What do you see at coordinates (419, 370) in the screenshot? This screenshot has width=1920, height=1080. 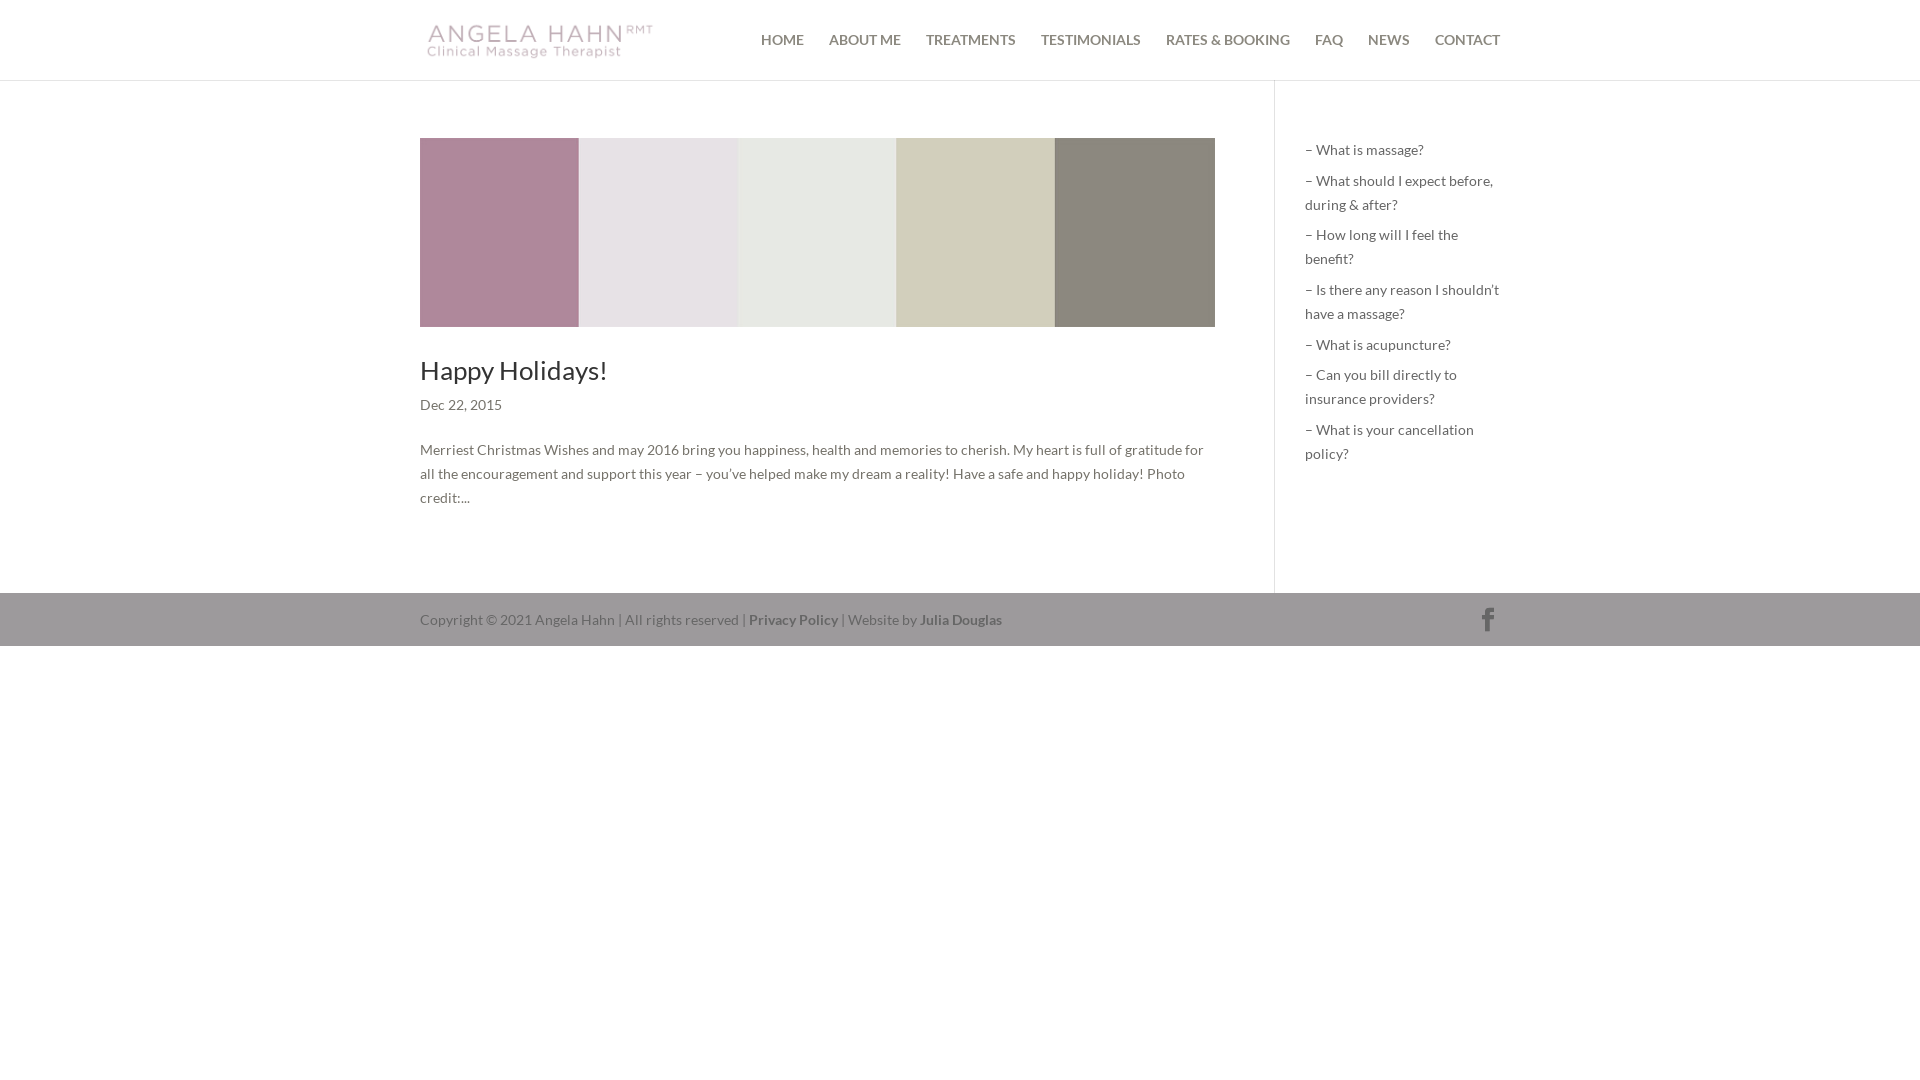 I see `'Happy Holidays!'` at bounding box center [419, 370].